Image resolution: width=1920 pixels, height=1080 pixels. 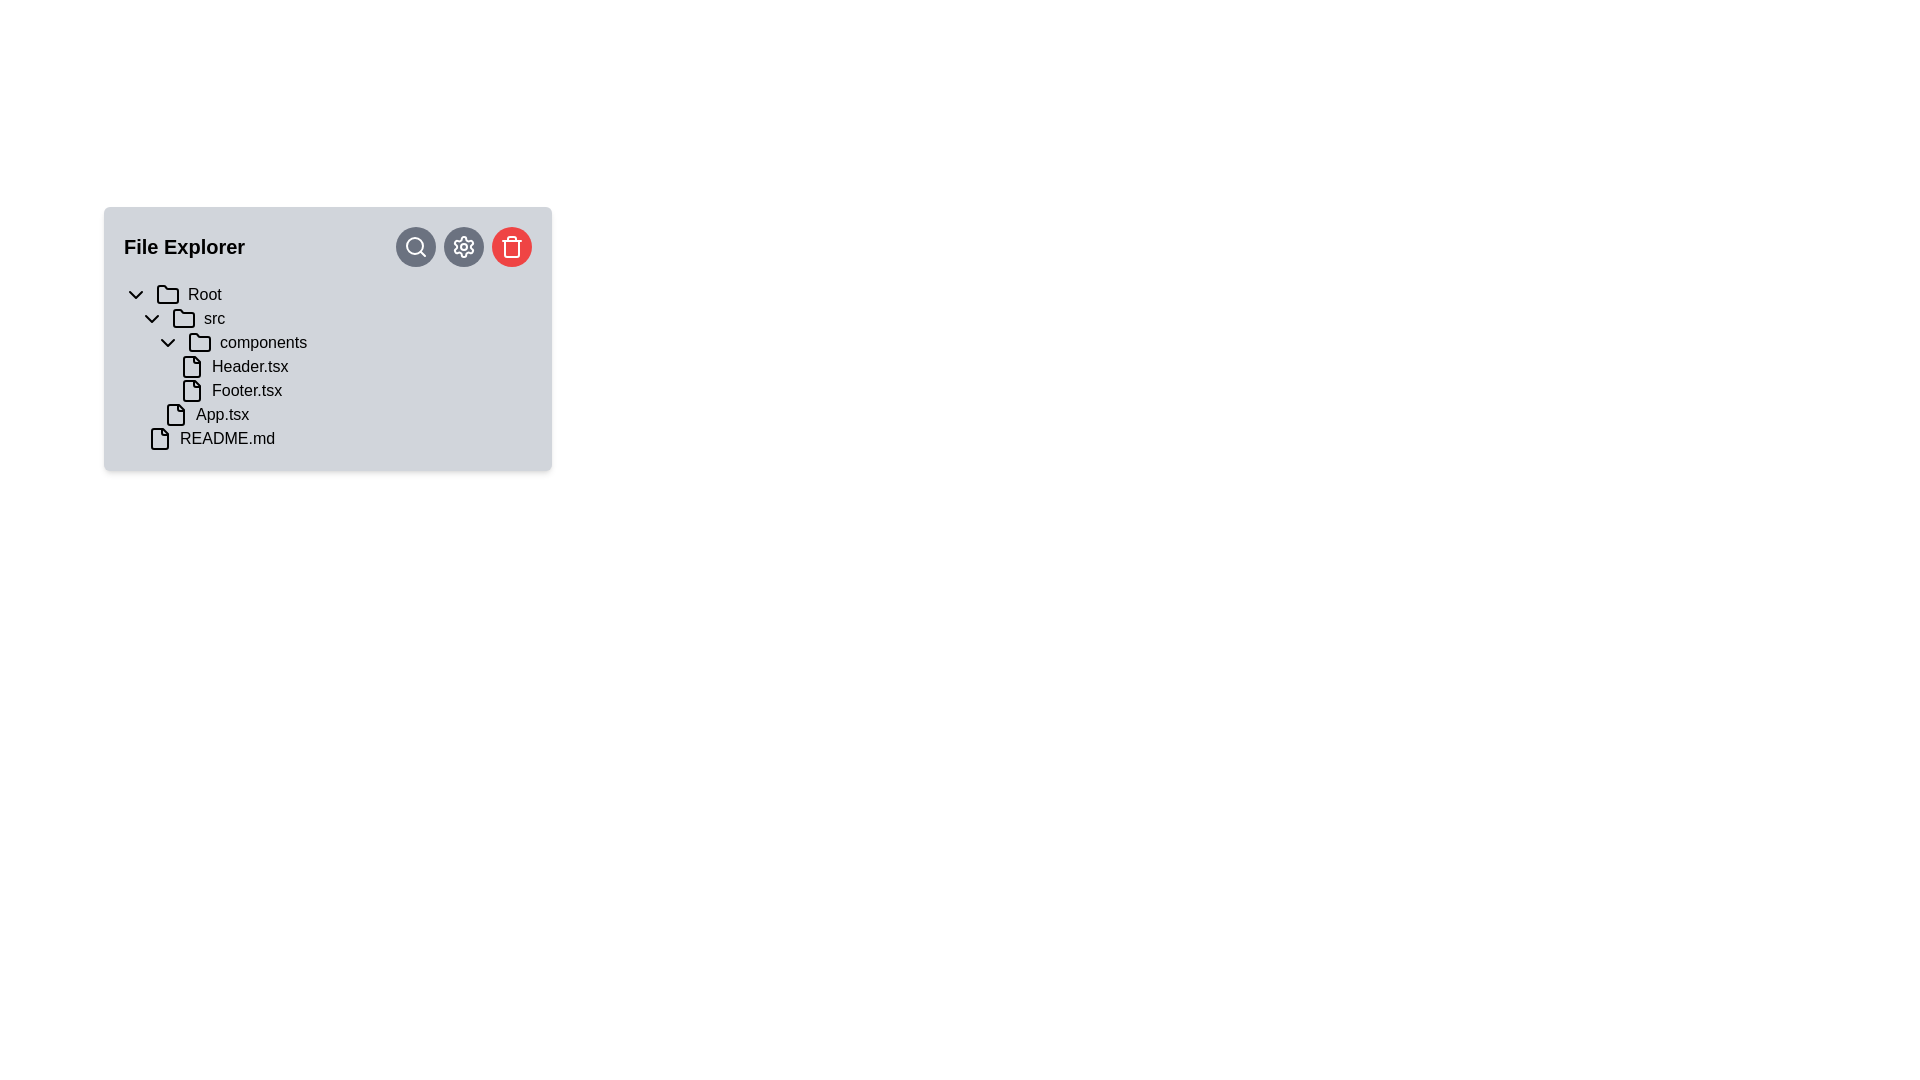 What do you see at coordinates (158, 438) in the screenshot?
I see `the document icon with a folded corner that is positioned next to the text 'README.md' in the file explorer interface` at bounding box center [158, 438].